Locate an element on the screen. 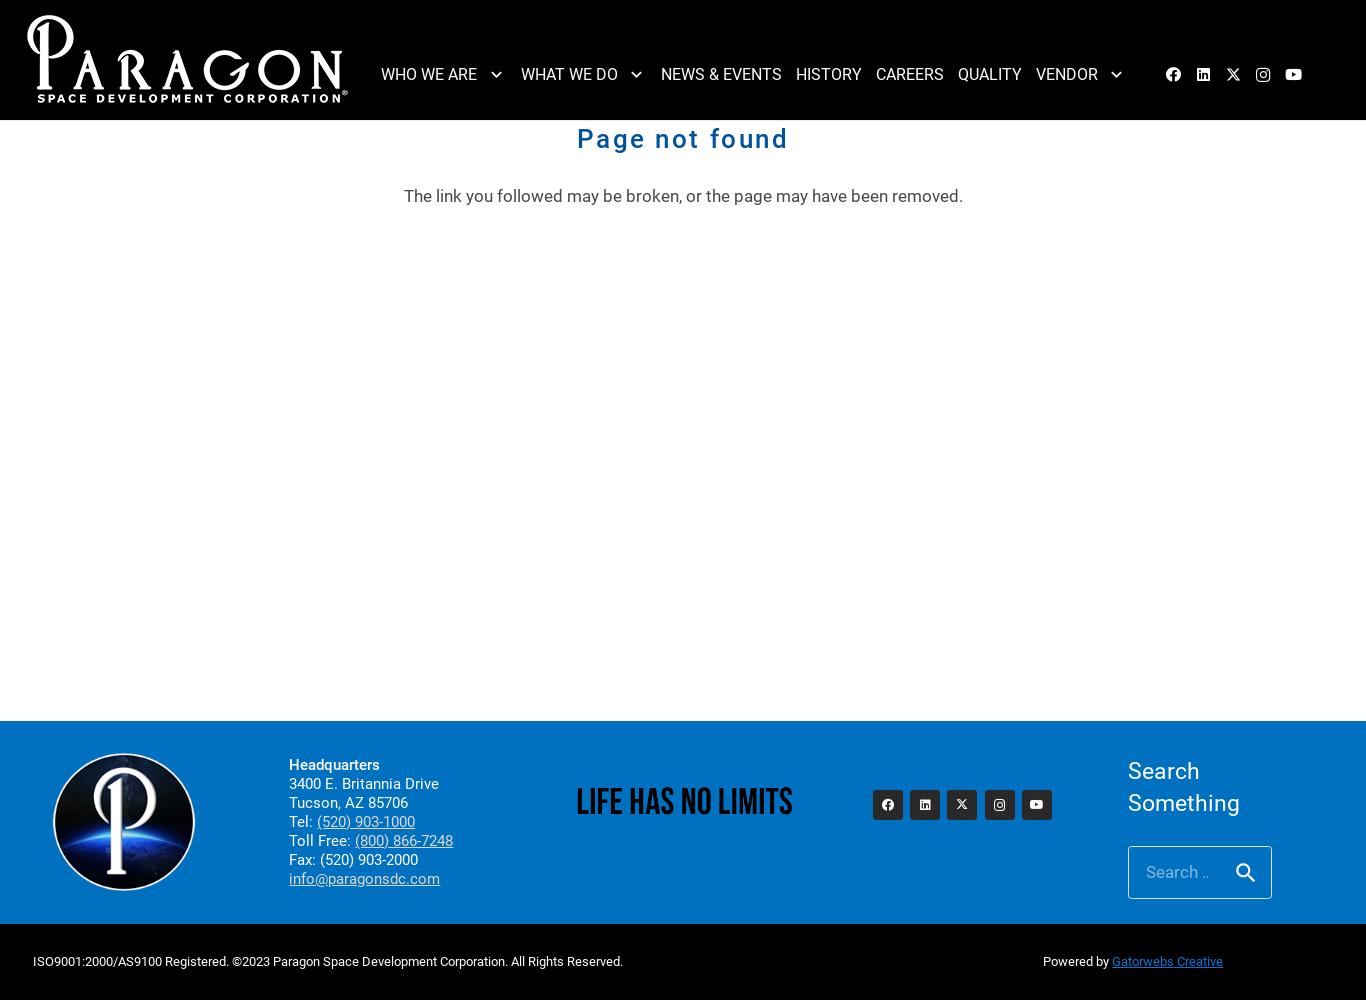  'VENDOR' is located at coordinates (1065, 73).